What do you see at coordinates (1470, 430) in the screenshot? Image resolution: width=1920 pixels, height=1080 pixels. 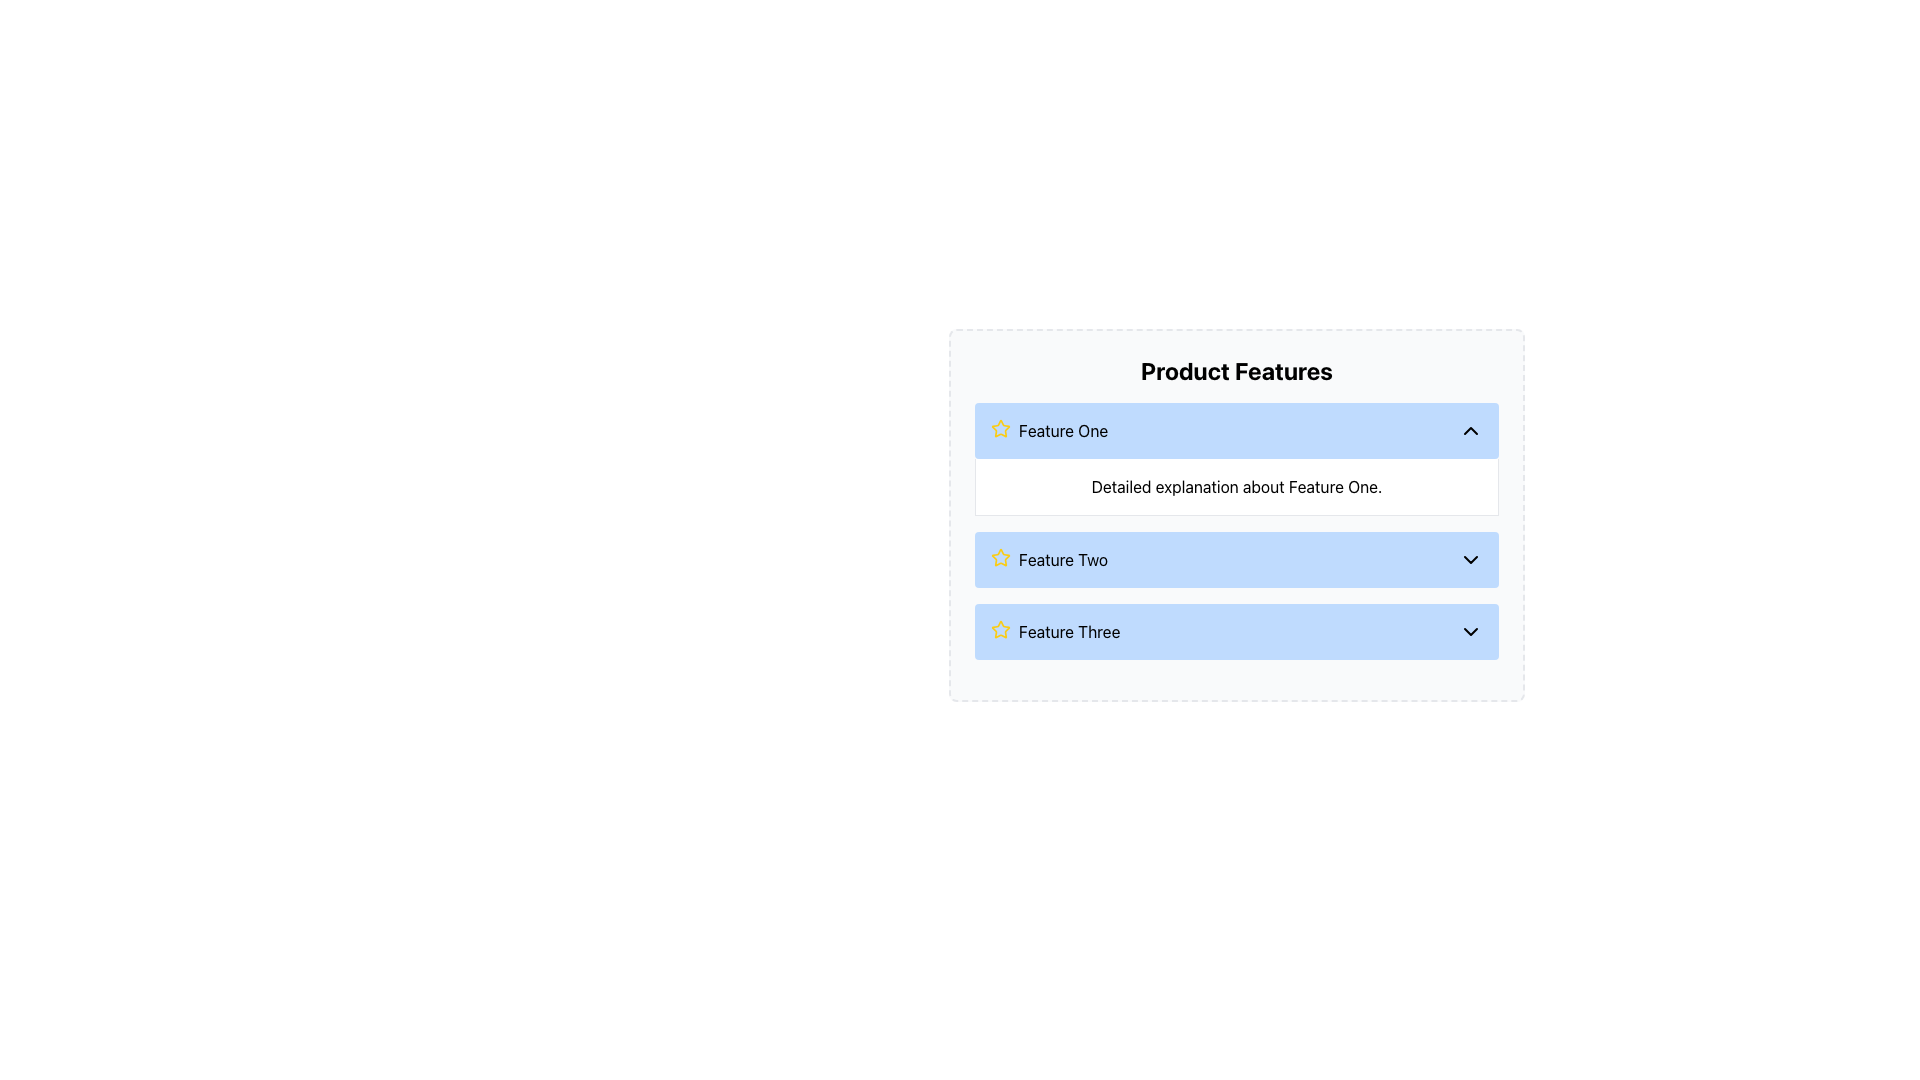 I see `the chevron-up icon located at the far right of the 'Feature One' section` at bounding box center [1470, 430].